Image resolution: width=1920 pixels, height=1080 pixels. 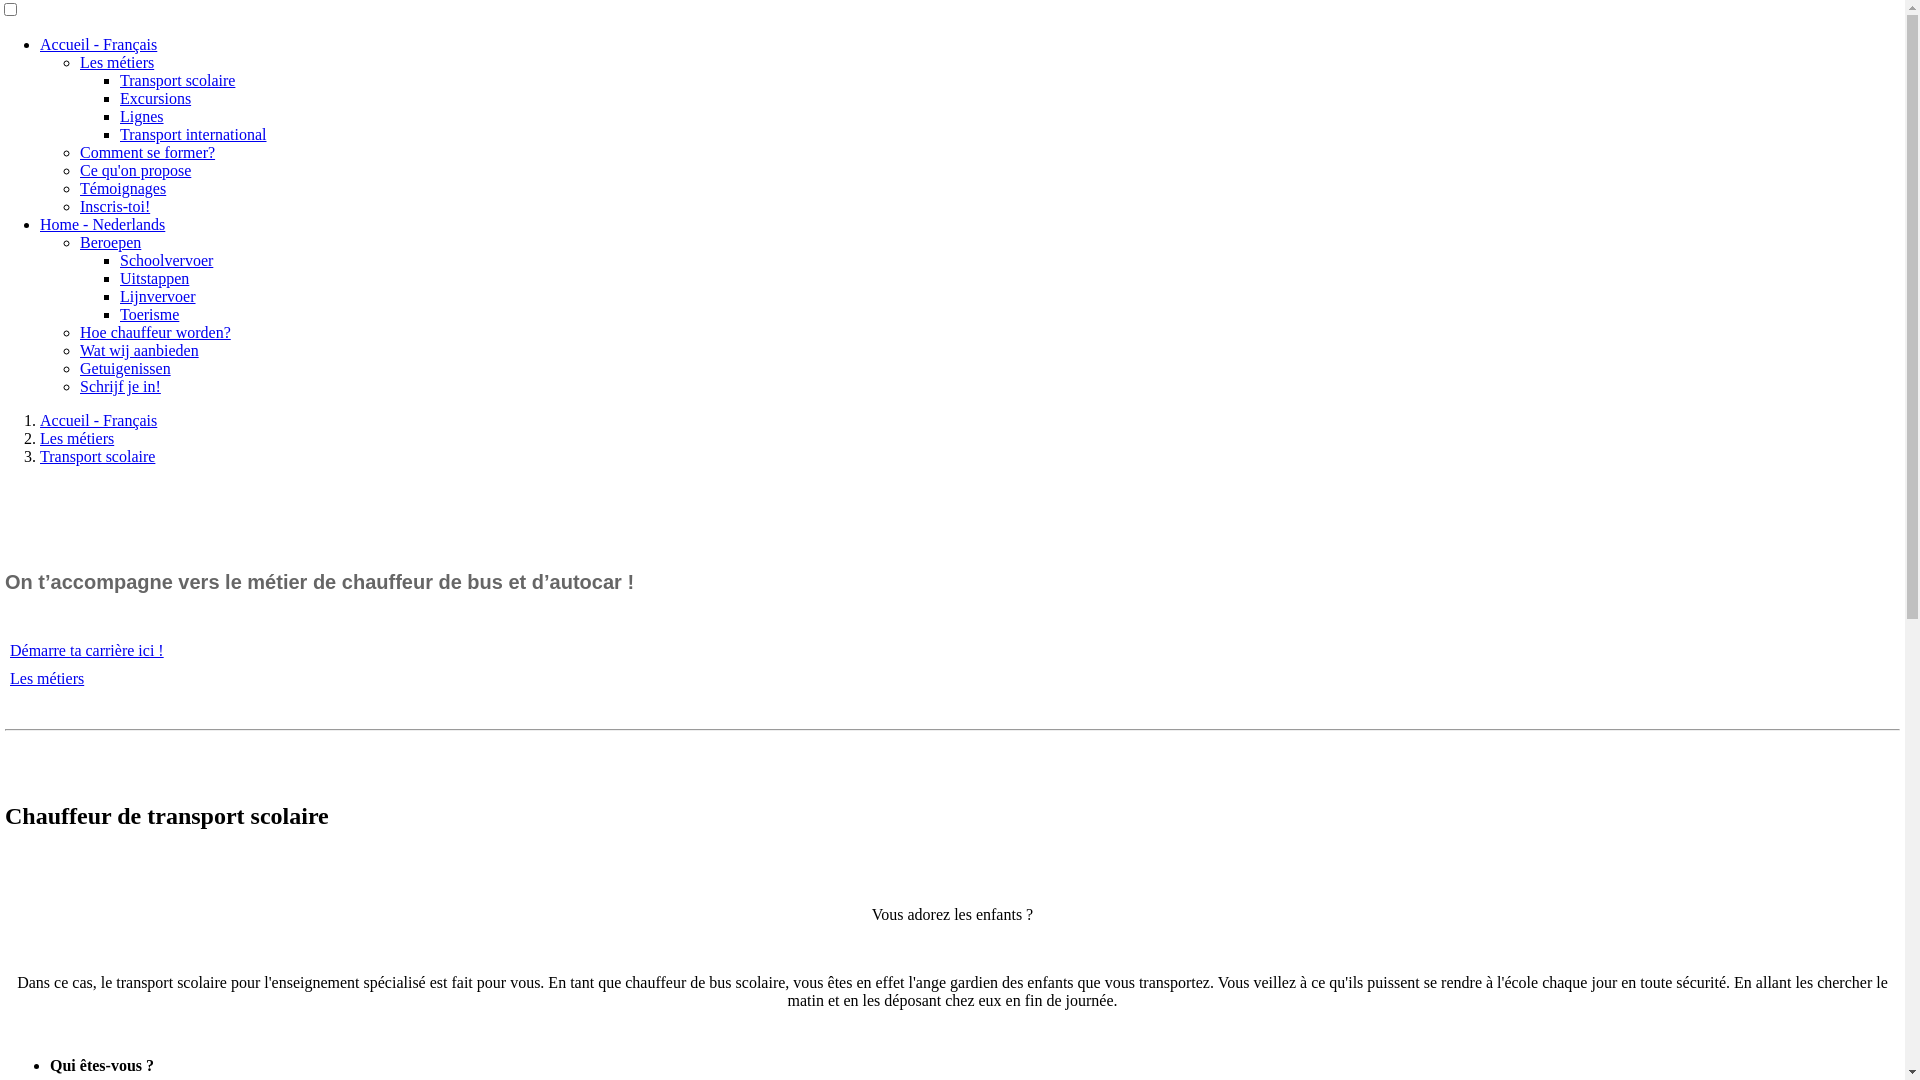 I want to click on 'Lignes', so click(x=141, y=116).